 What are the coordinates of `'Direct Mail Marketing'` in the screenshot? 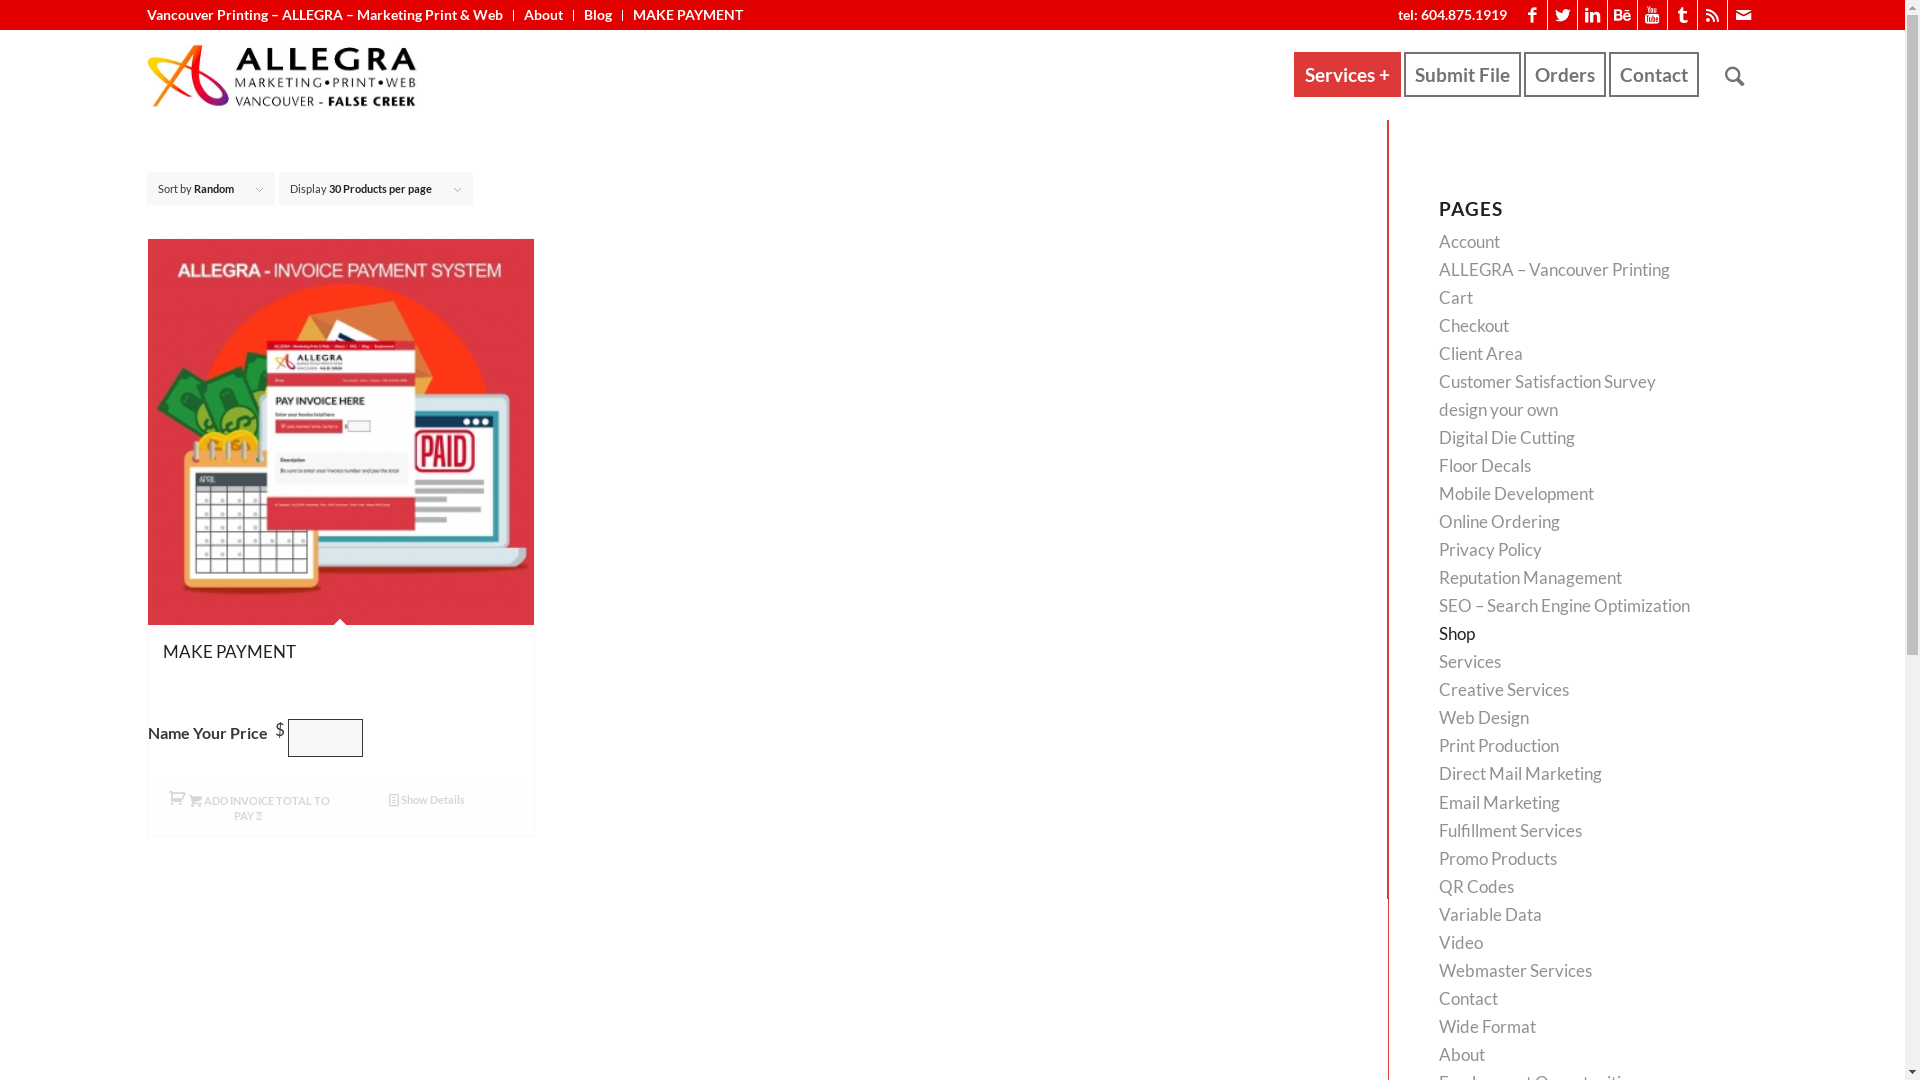 It's located at (1438, 772).